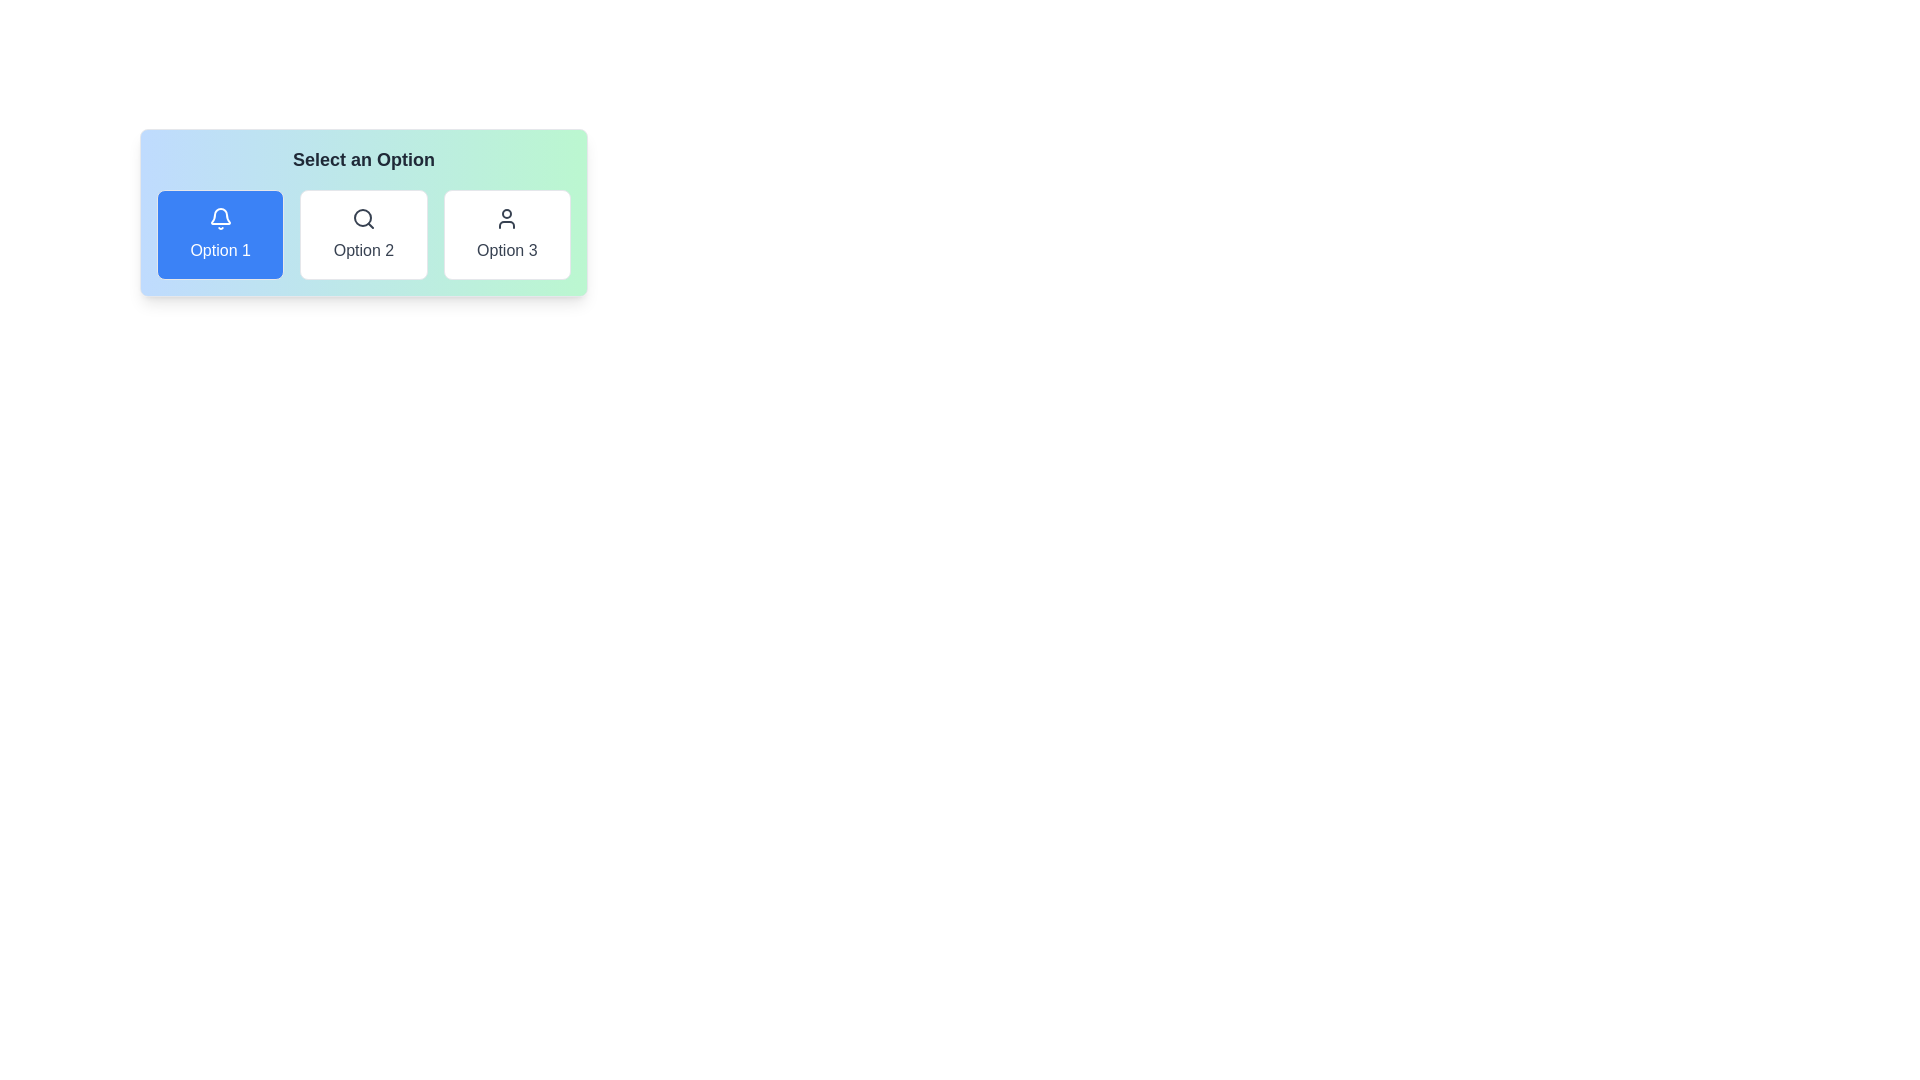  What do you see at coordinates (507, 219) in the screenshot?
I see `the user silhouette icon located in the third option of a horizontal option menu labeled 'Option 3'` at bounding box center [507, 219].